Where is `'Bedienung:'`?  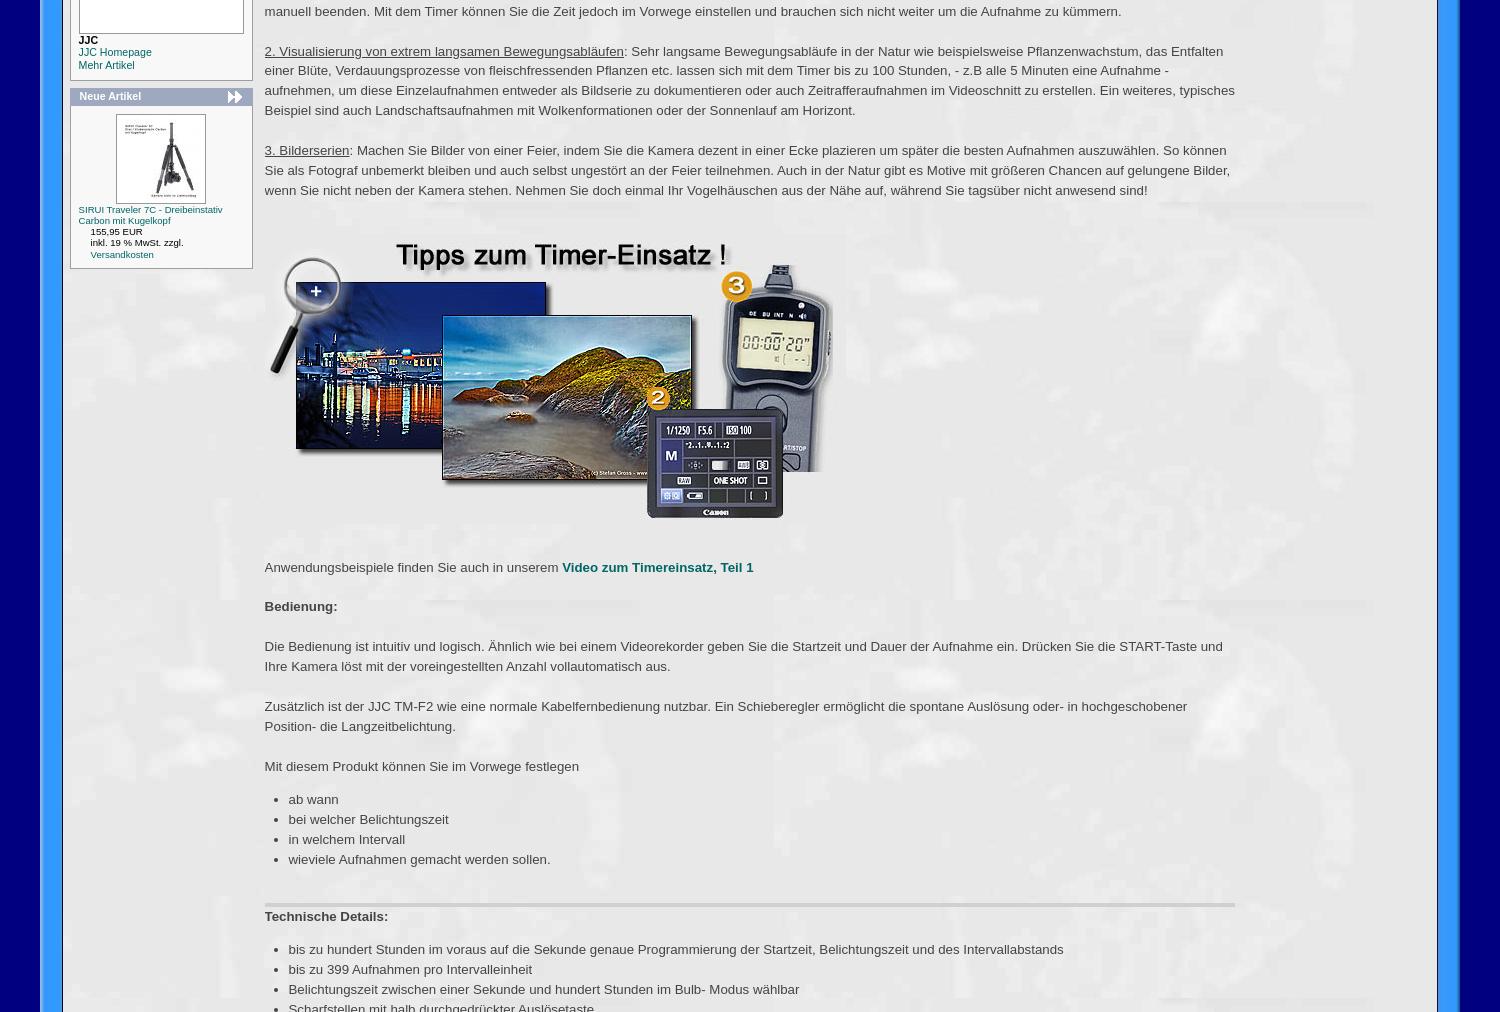 'Bedienung:' is located at coordinates (300, 605).